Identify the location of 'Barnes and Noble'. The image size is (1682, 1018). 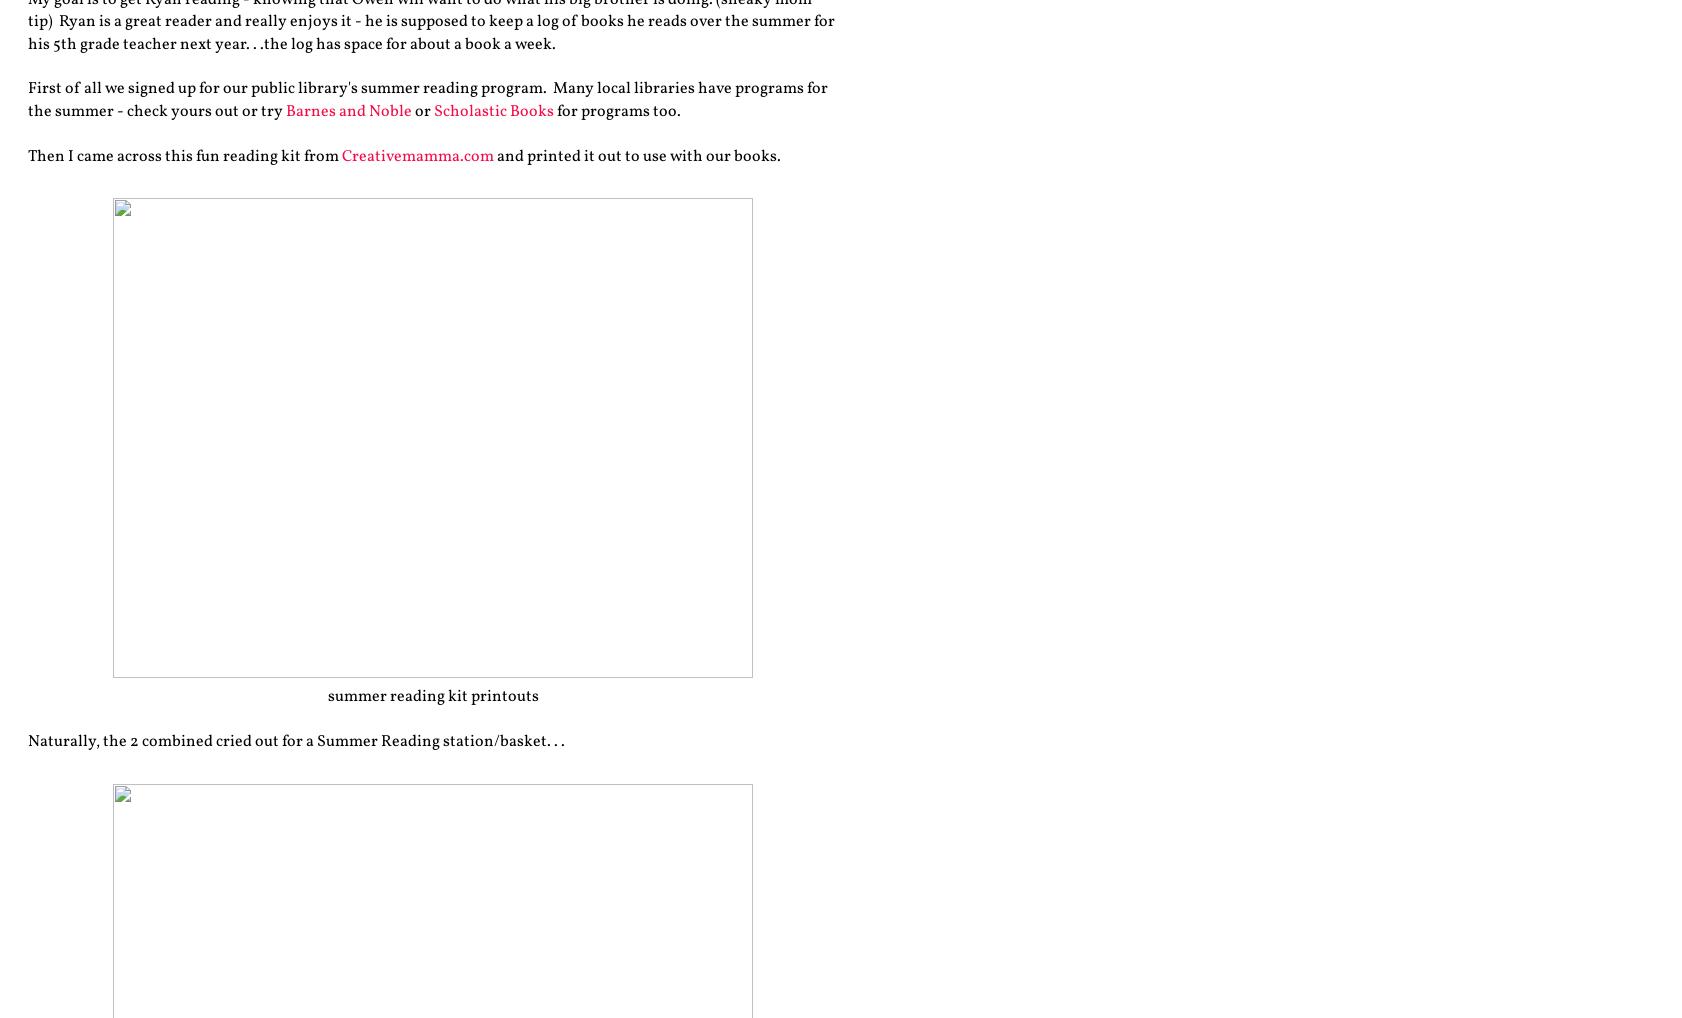
(348, 109).